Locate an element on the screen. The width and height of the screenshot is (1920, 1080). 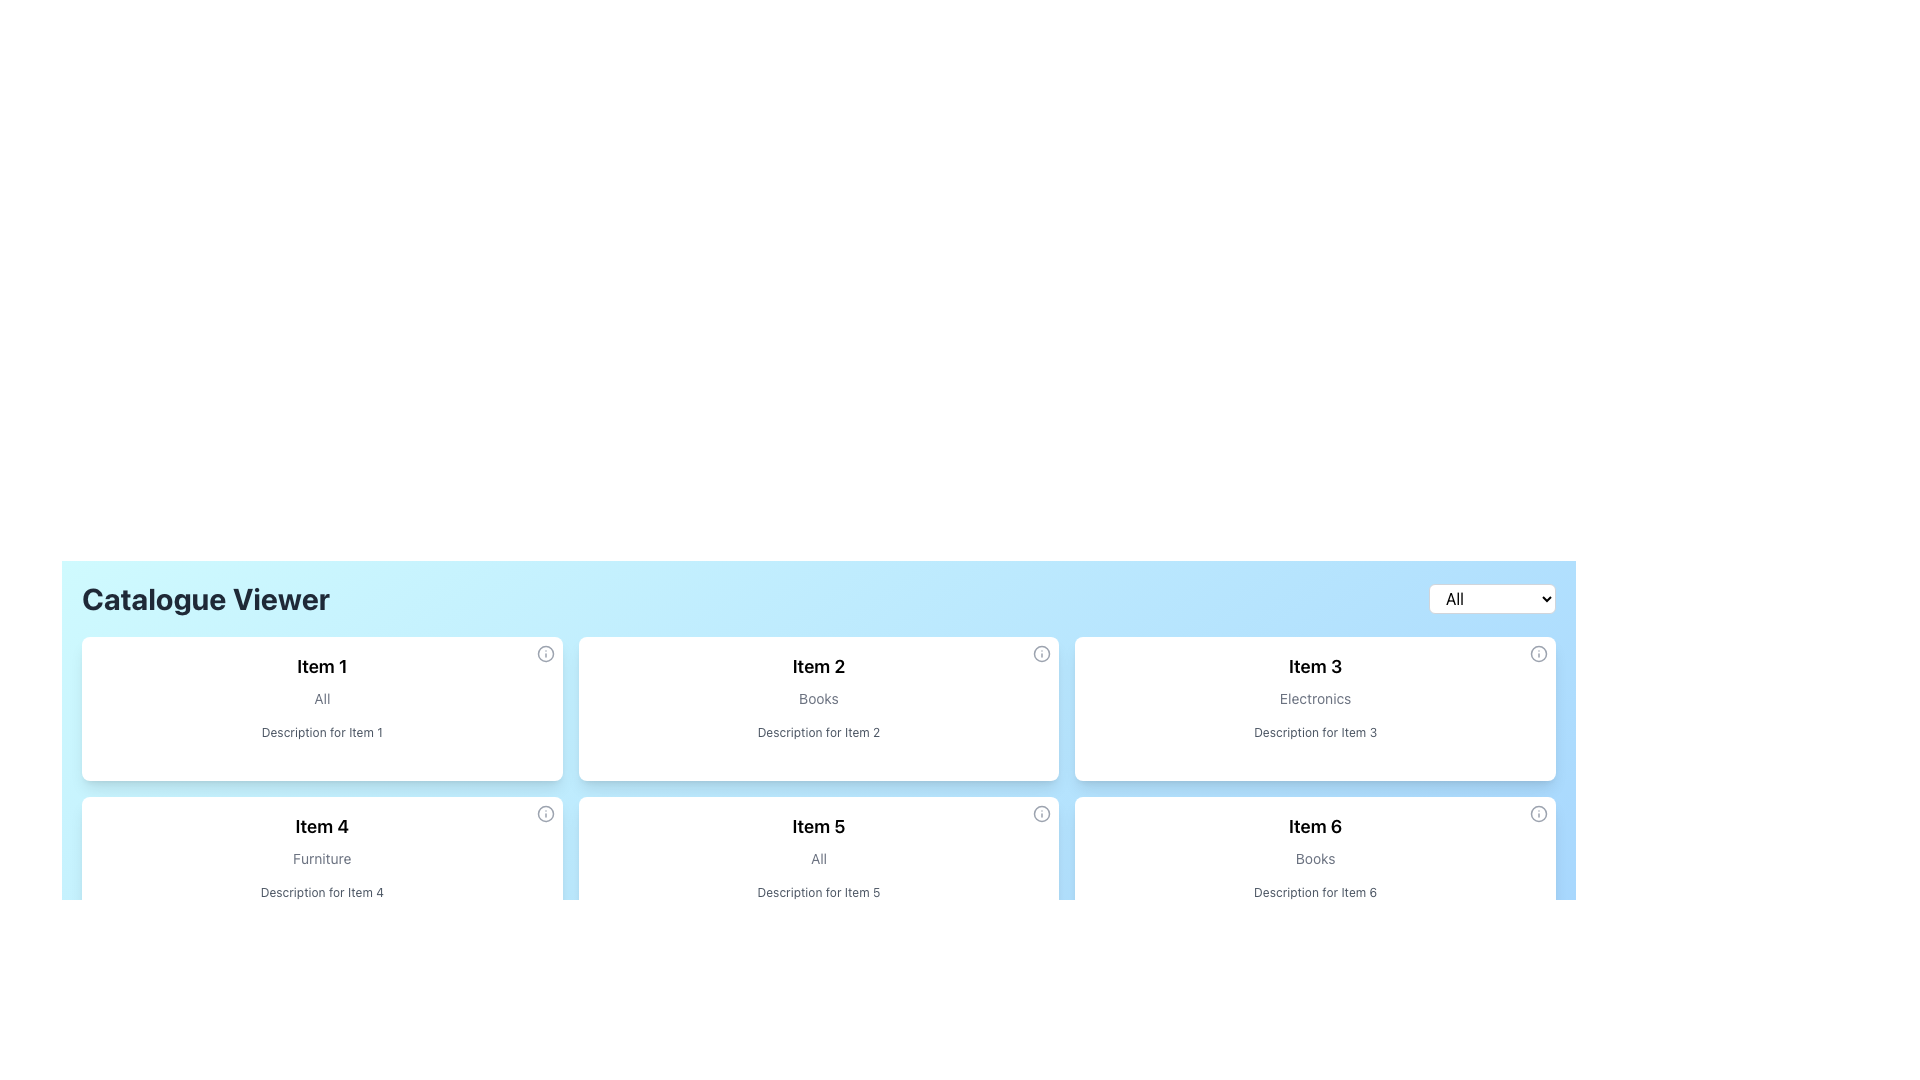
the card displaying the catalog item that is positioned in the second column of the grid layout, between 'Item 1' and 'Item 3' is located at coordinates (819, 708).